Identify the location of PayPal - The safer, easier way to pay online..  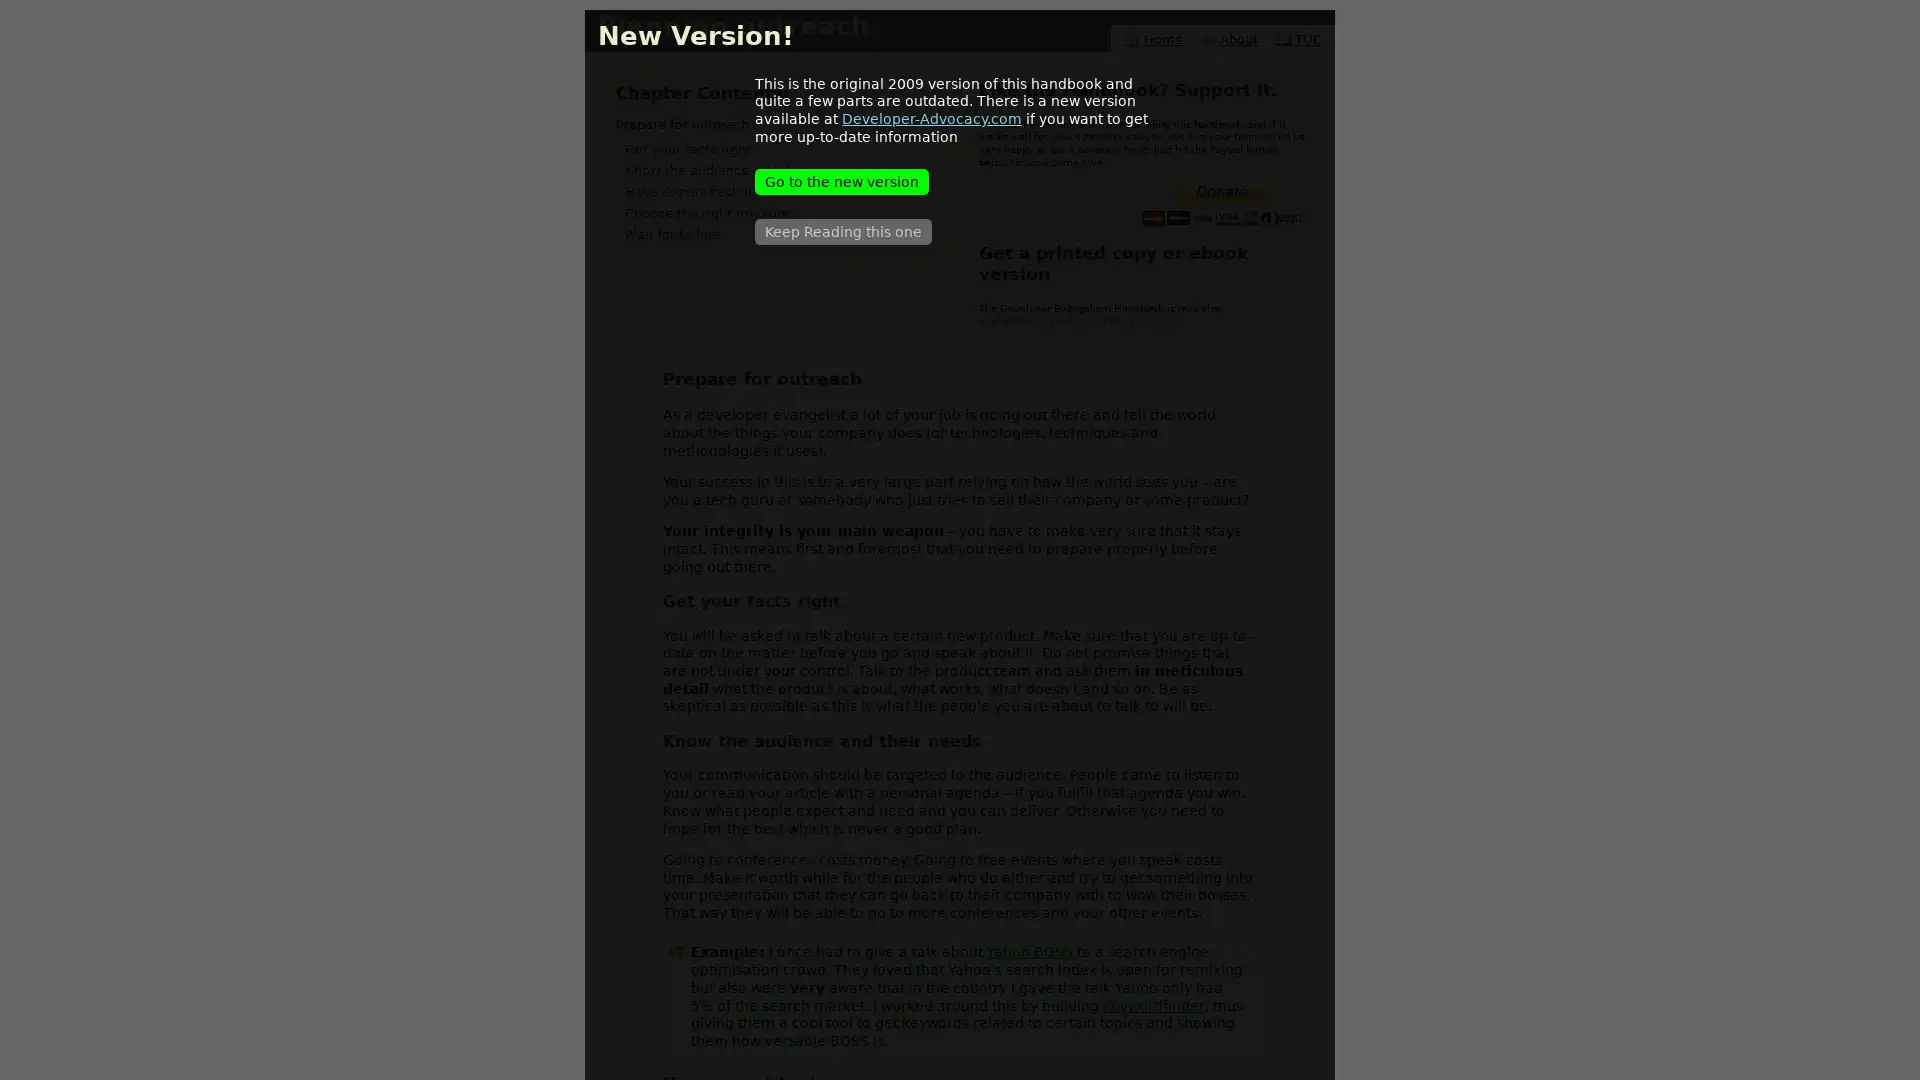
(1221, 202).